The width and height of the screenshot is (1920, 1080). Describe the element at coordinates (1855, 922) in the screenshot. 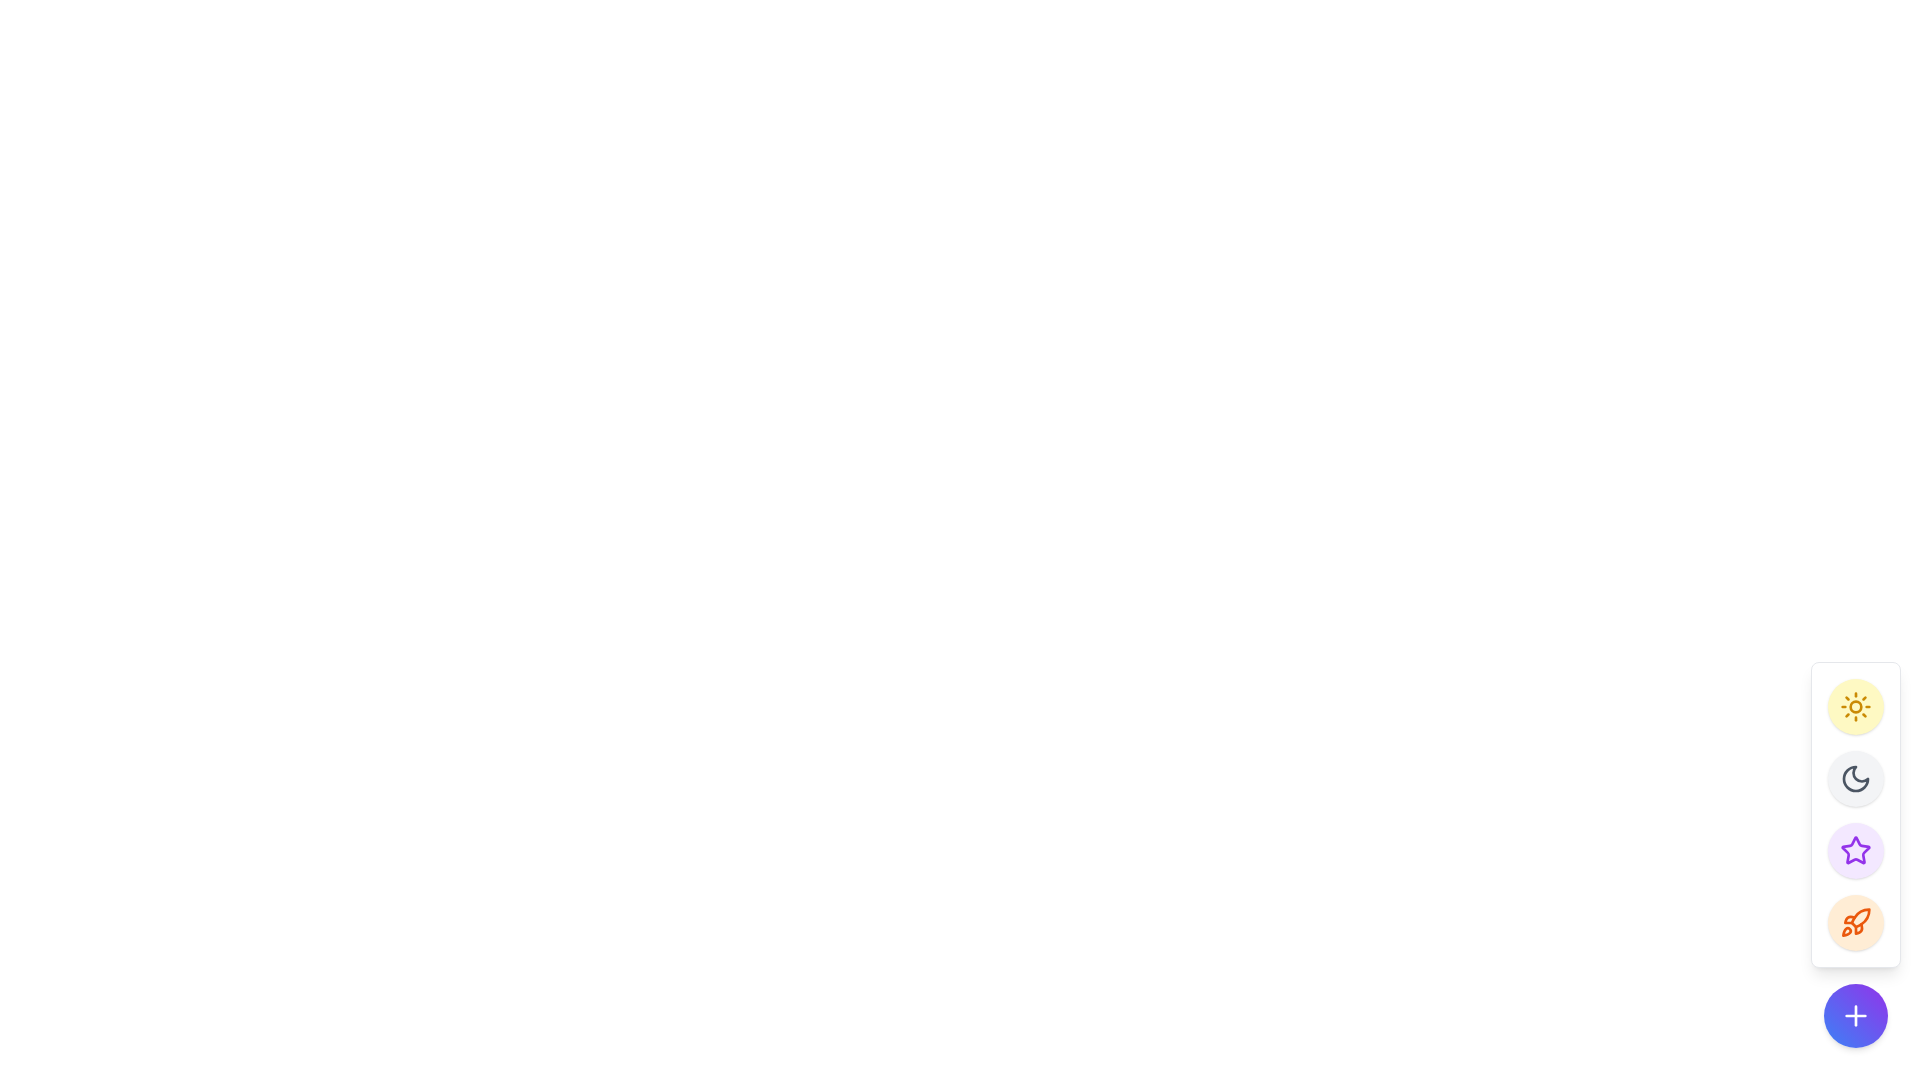

I see `the bottommost circular button in the floating panel that triggers an action related to the rocket symbol for keyboard interaction` at that location.